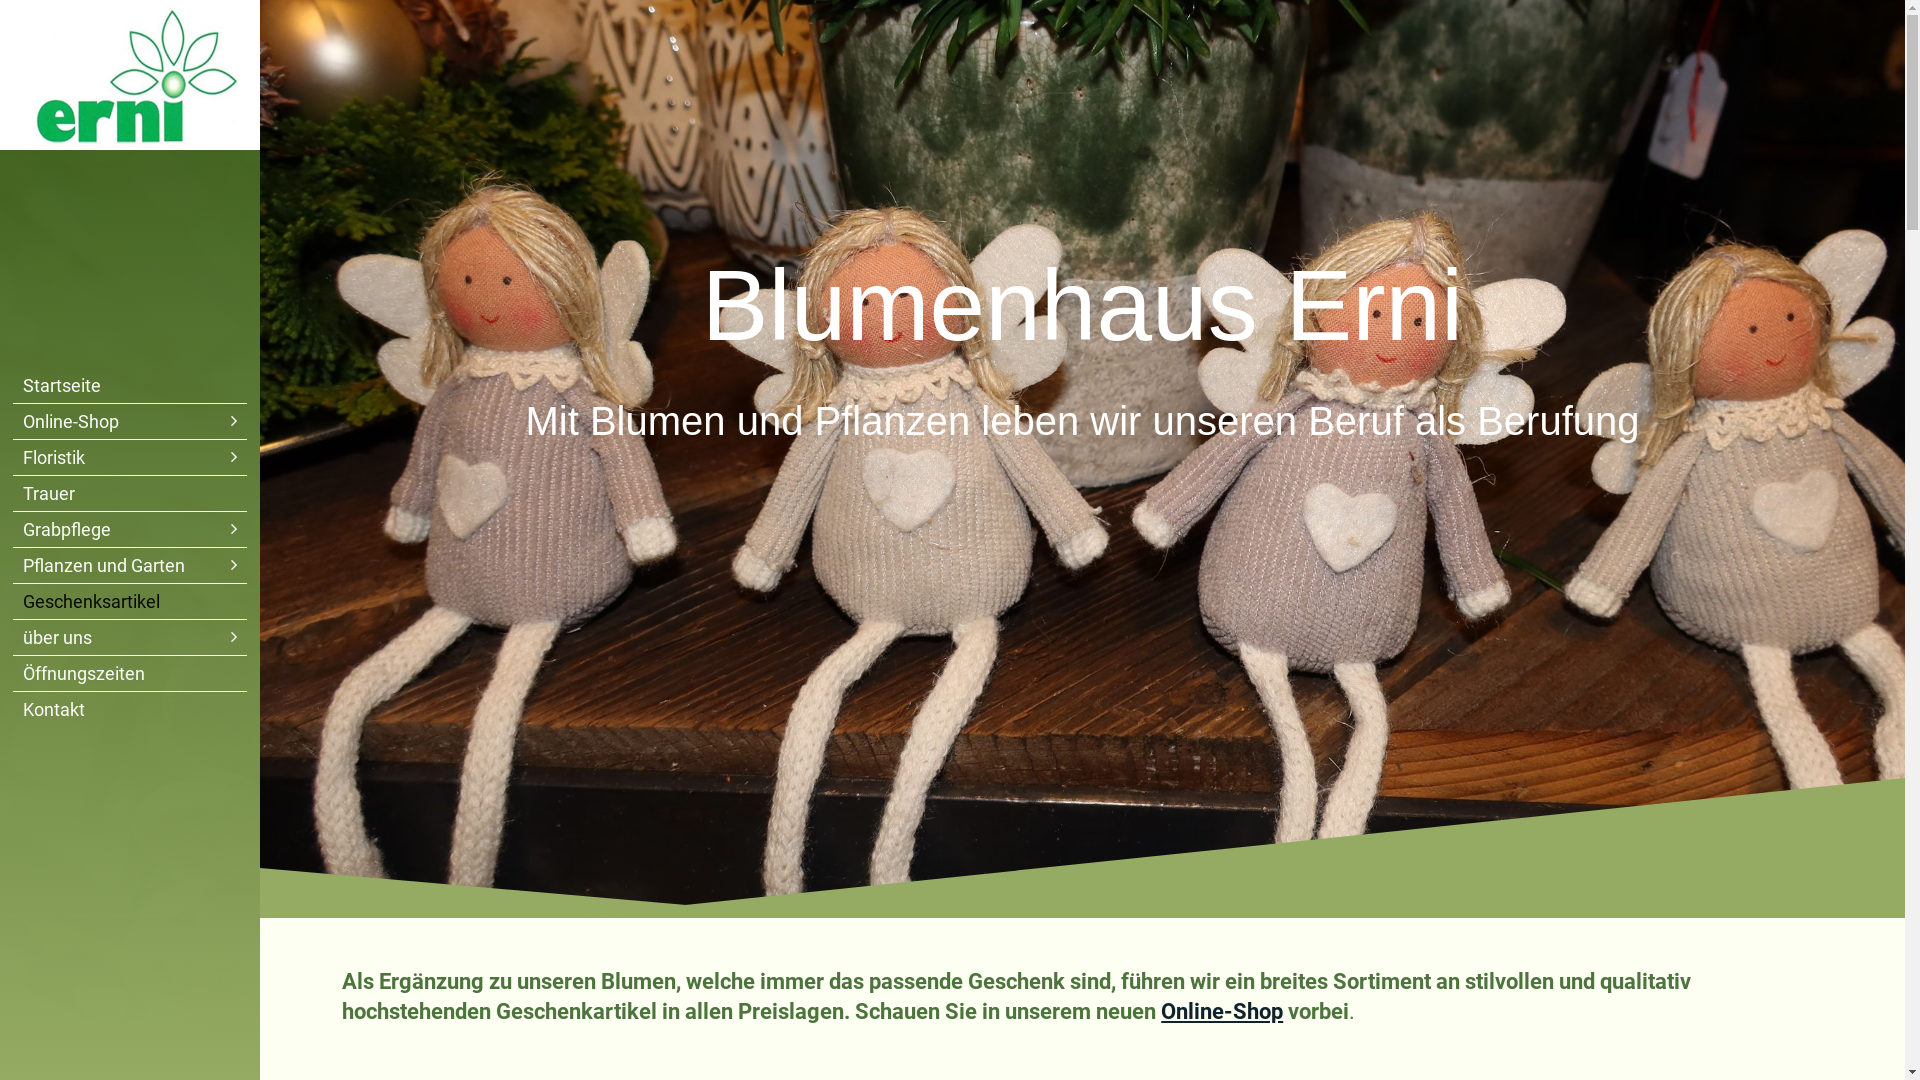  What do you see at coordinates (128, 493) in the screenshot?
I see `'Trauer'` at bounding box center [128, 493].